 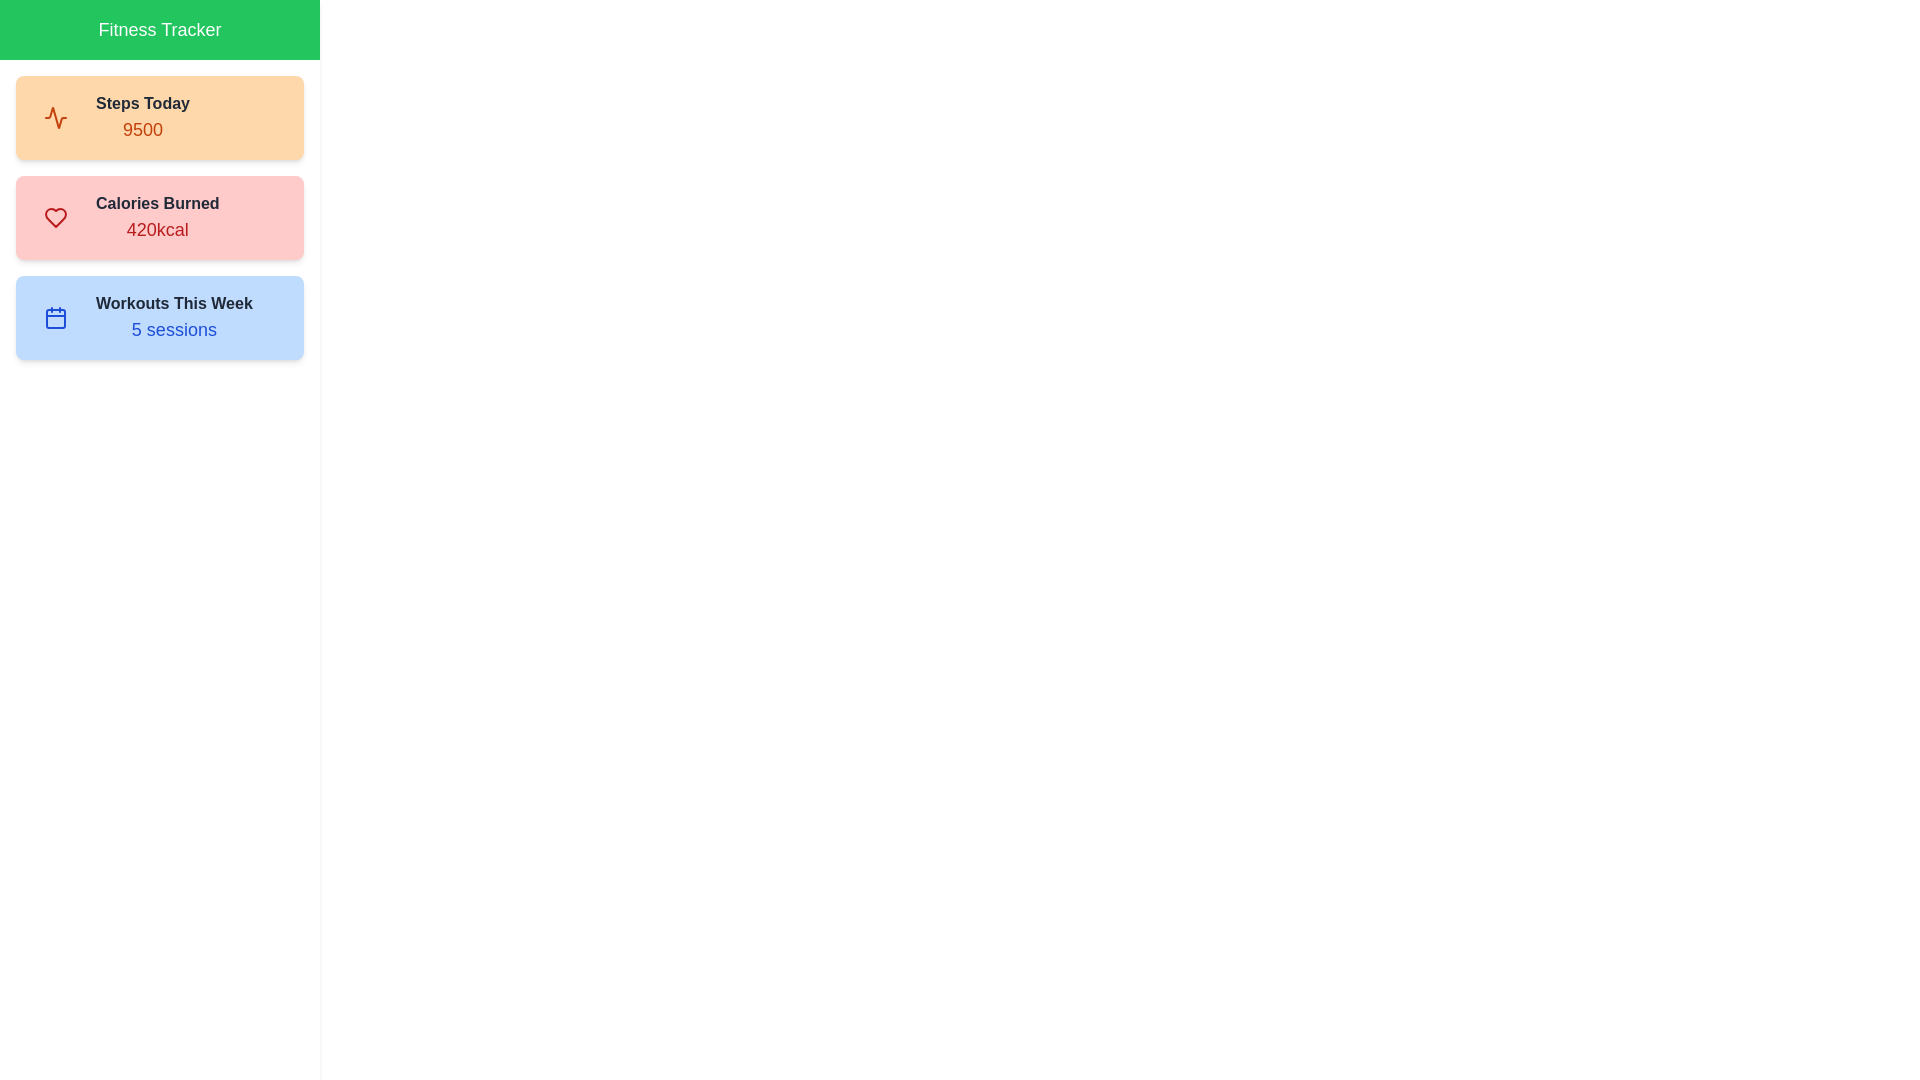 I want to click on the header text 'Fitness Tracker', so click(x=158, y=30).